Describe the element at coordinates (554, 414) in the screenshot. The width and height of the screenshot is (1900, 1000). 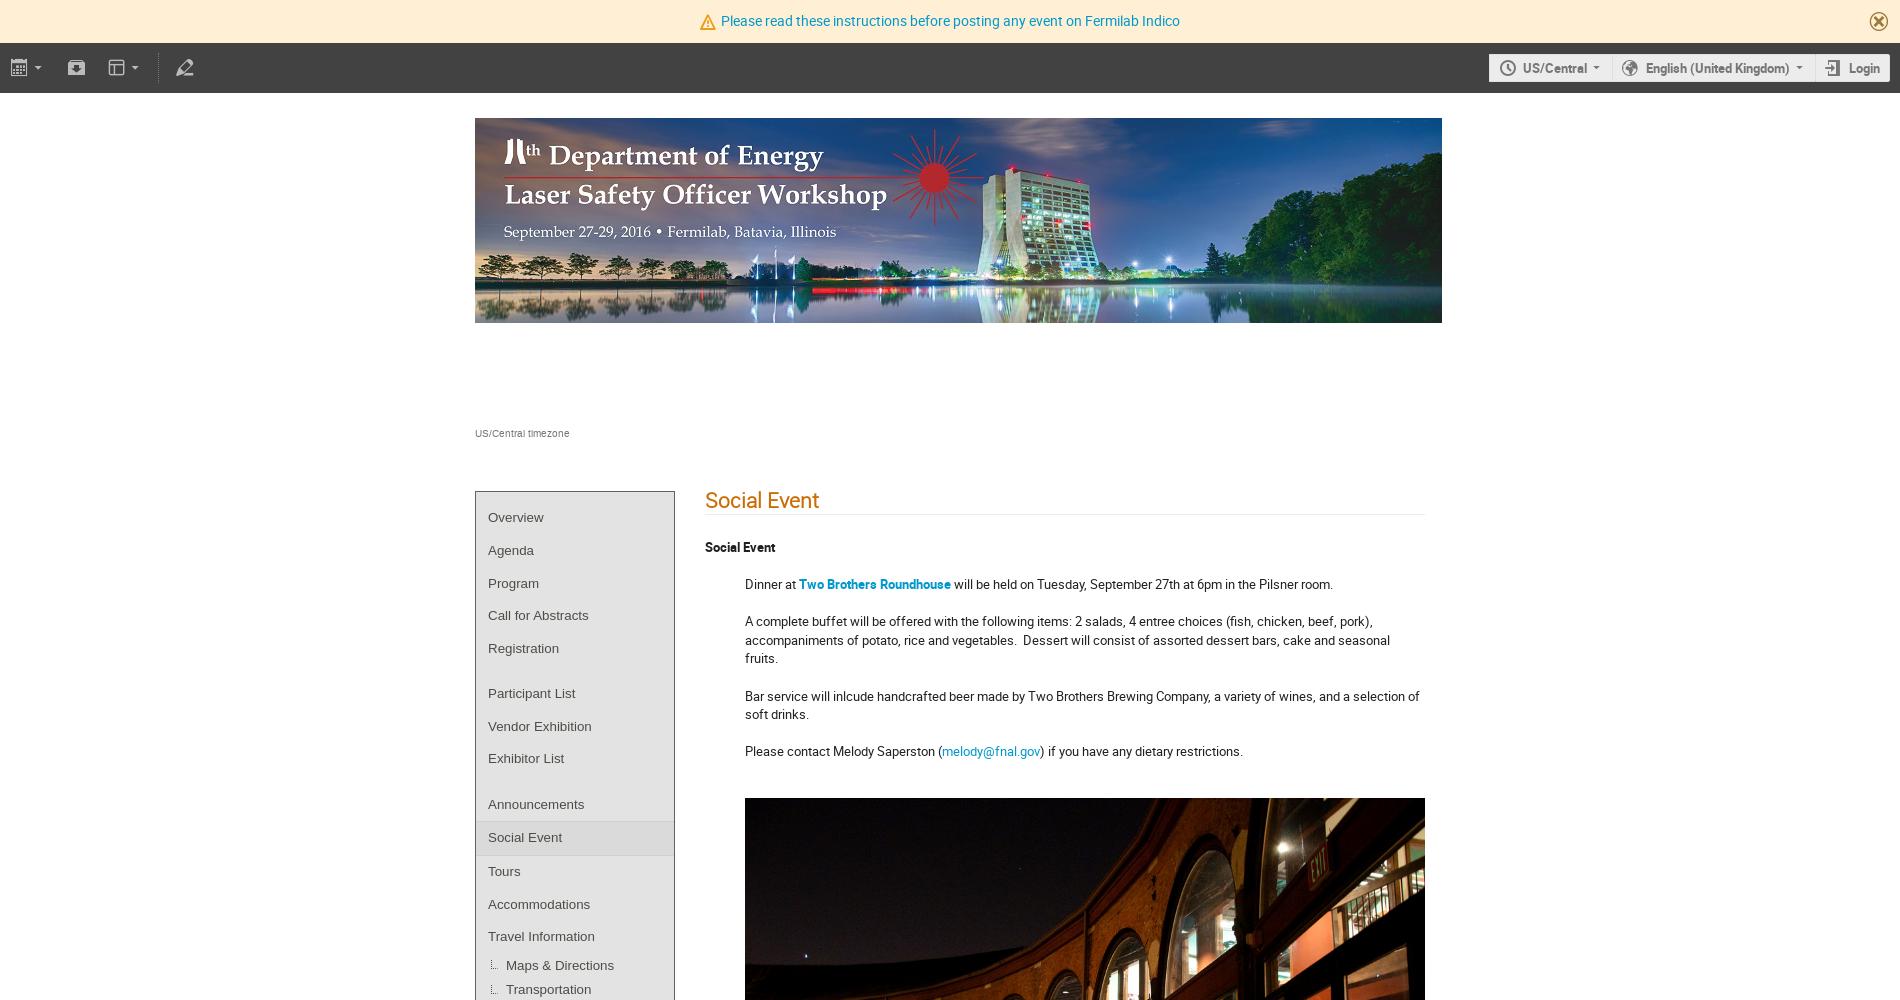
I see `'Fermilab - Wilson Hall'` at that location.